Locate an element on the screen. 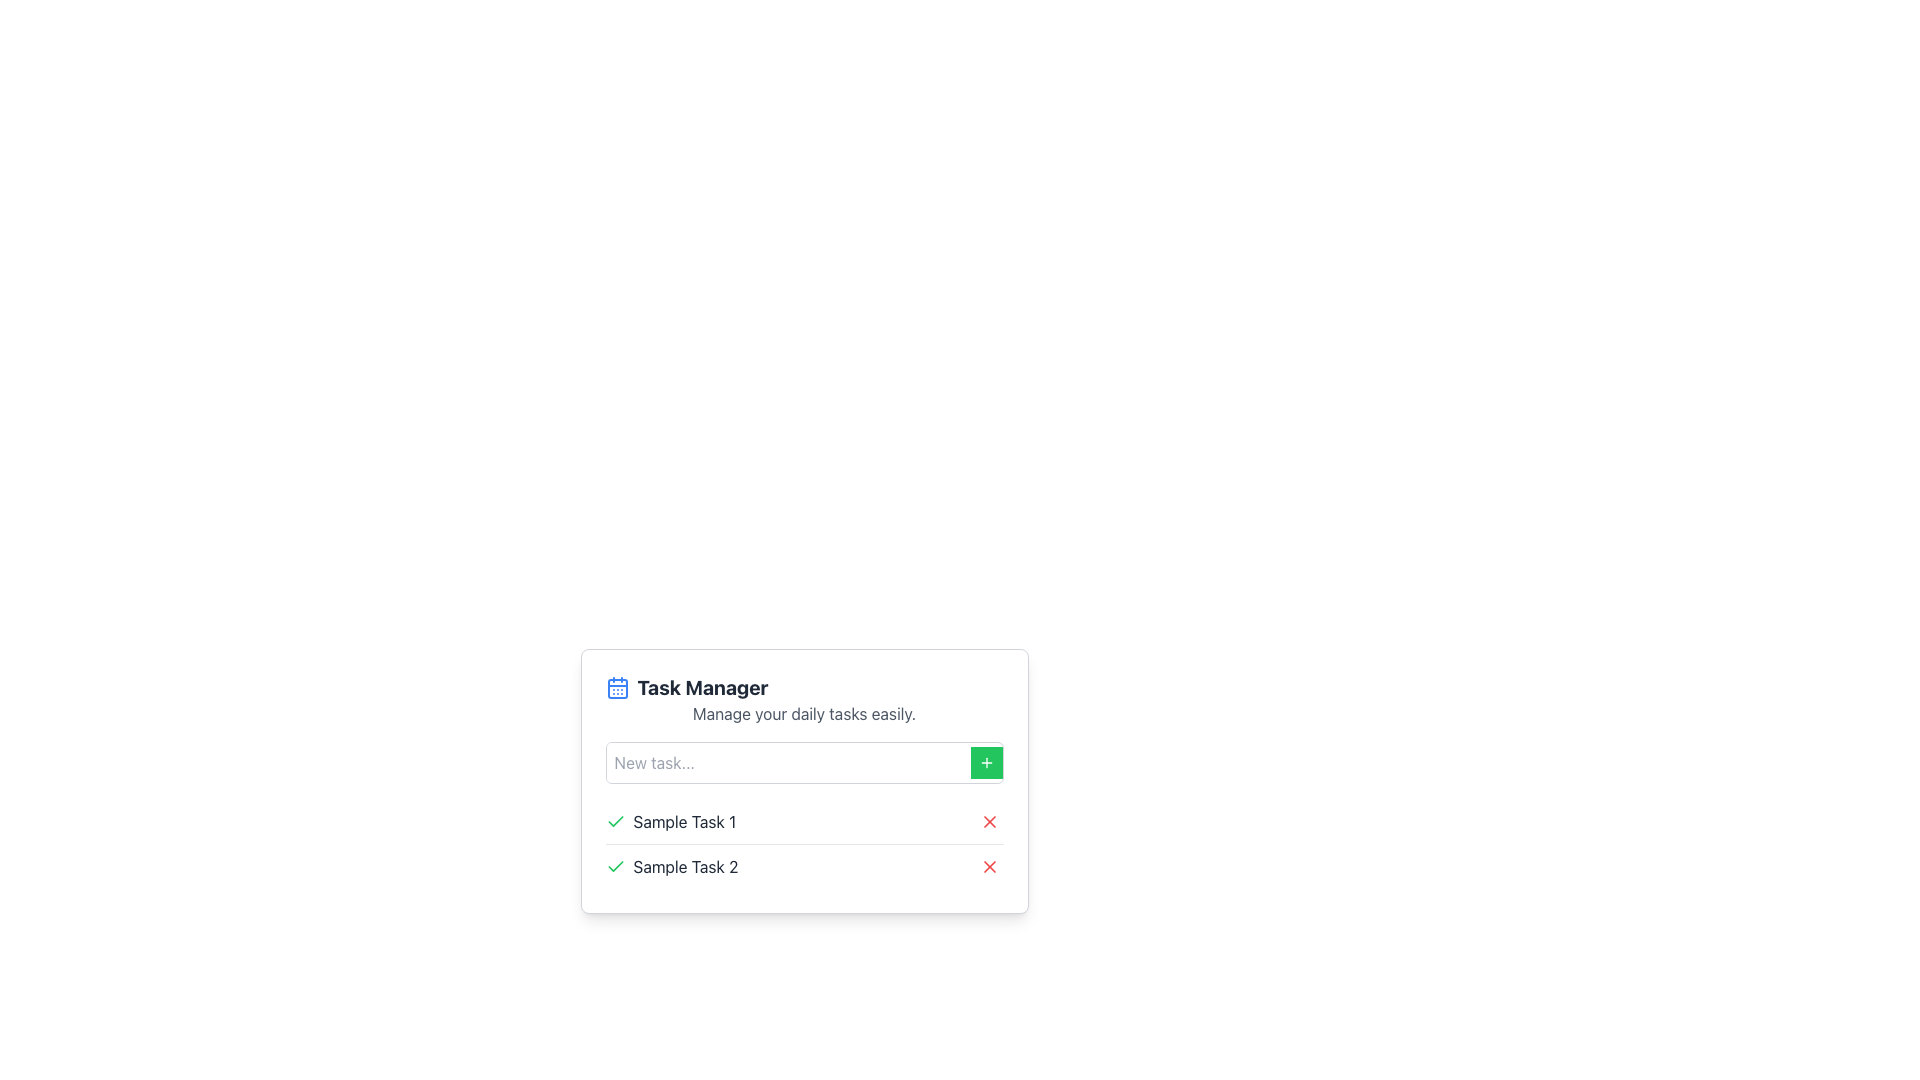 The height and width of the screenshot is (1080, 1920). the green checkmark icon indicating completion, located to the left of the text 'Sample Task 1' is located at coordinates (614, 821).